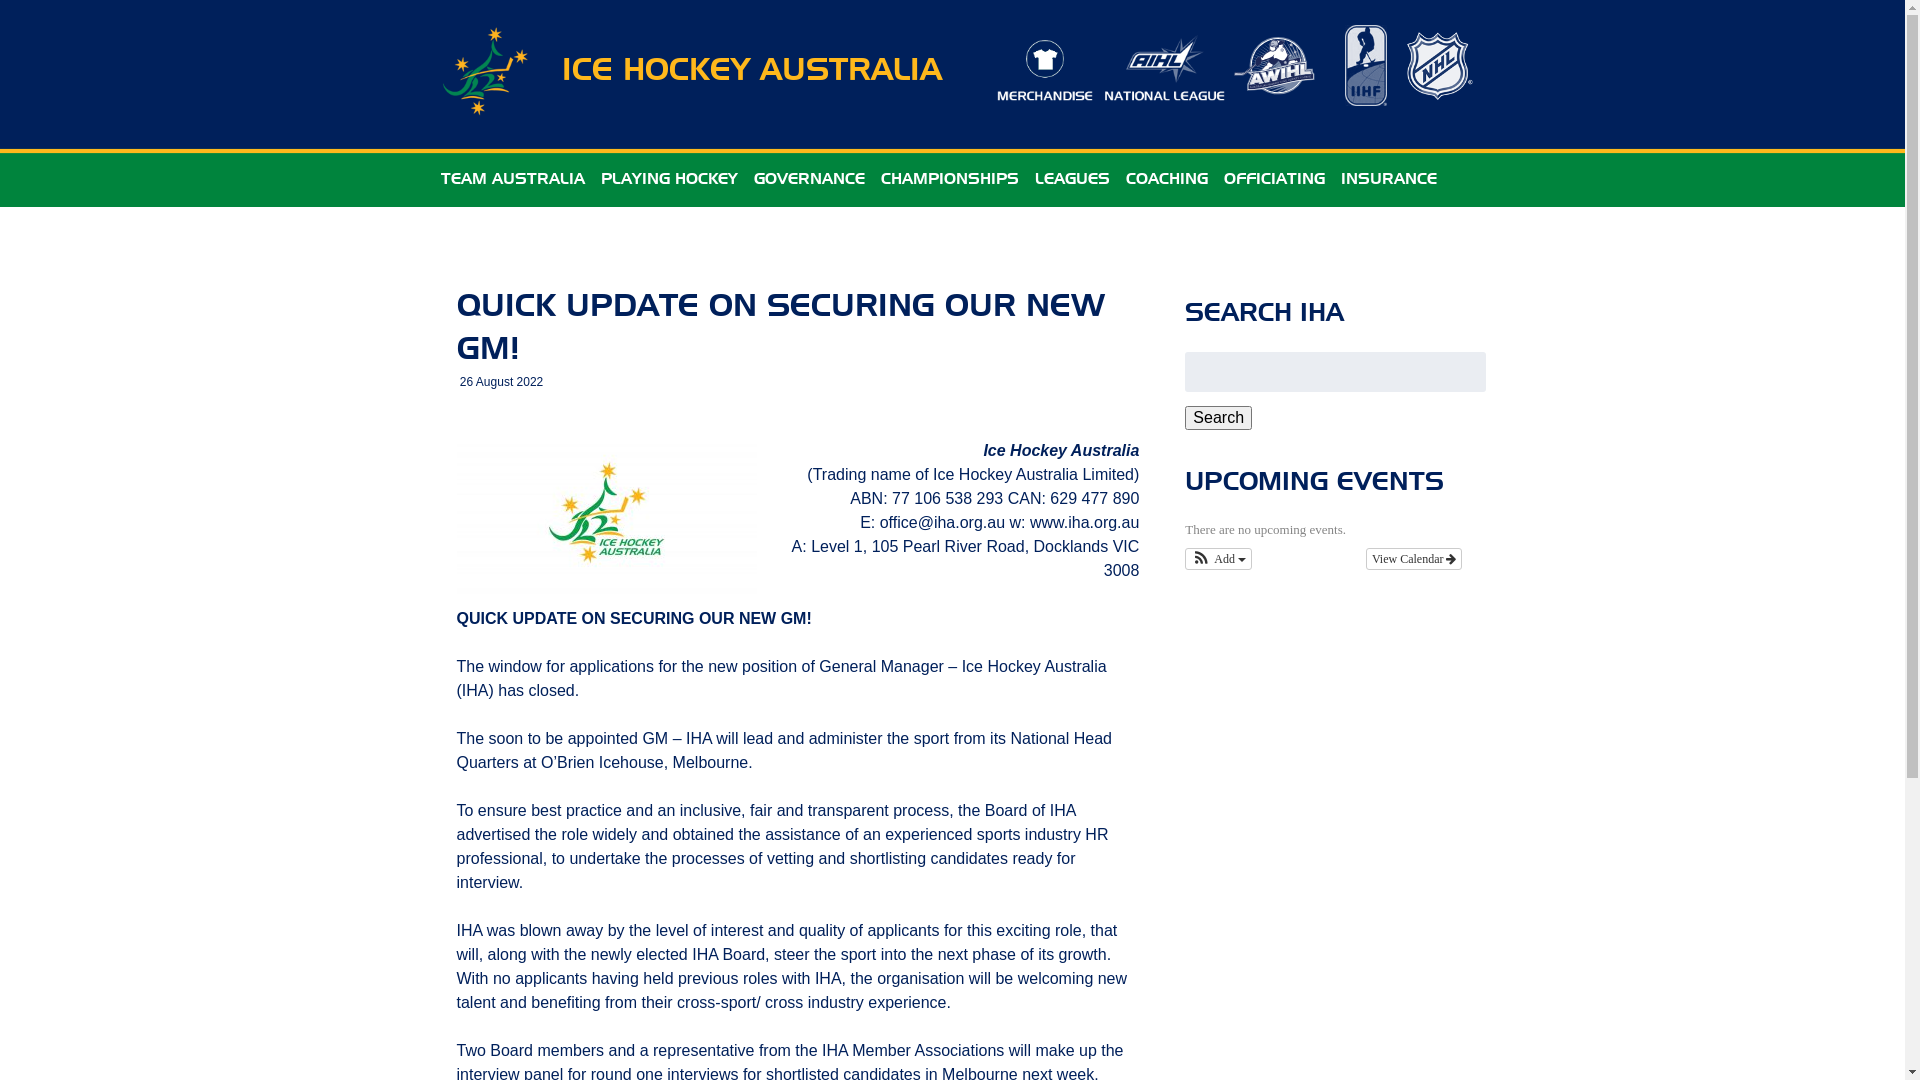 The width and height of the screenshot is (1920, 1080). I want to click on 'TEAM AUSTRALIA', so click(512, 180).